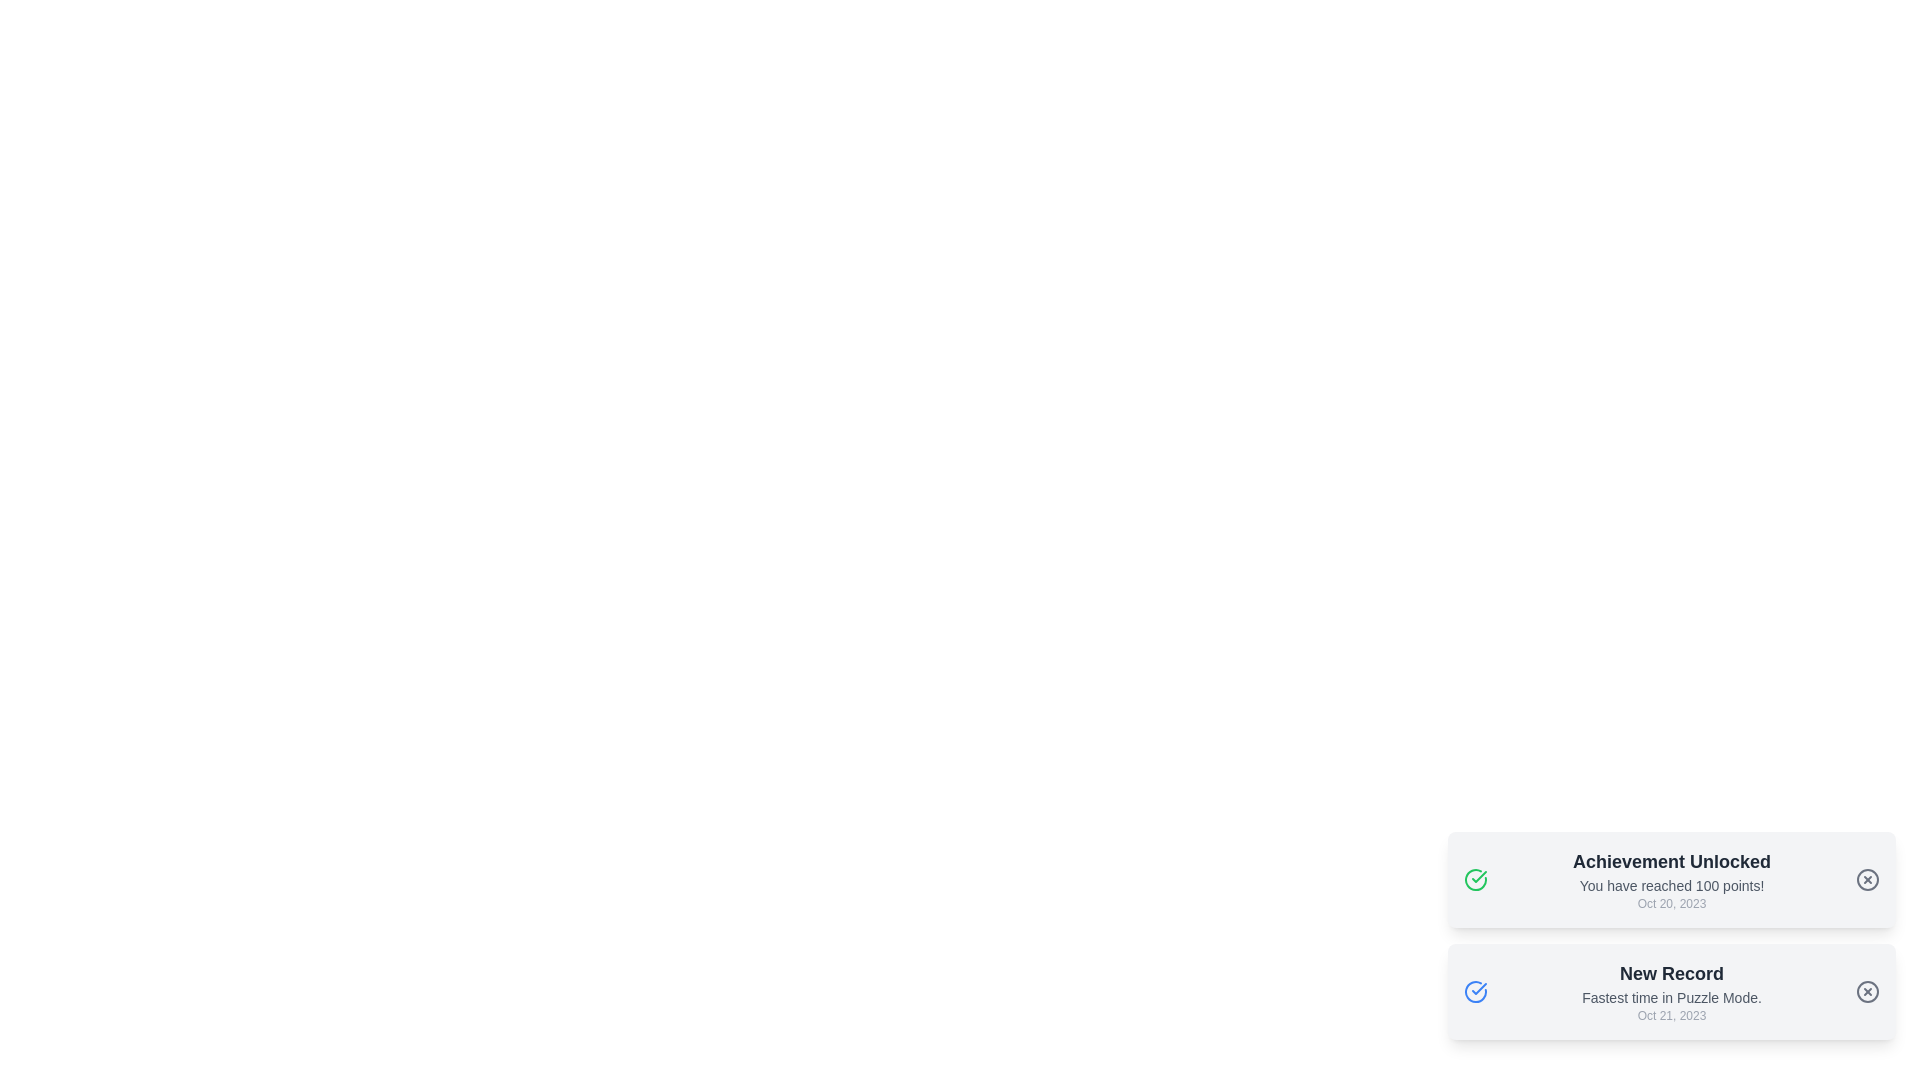 The image size is (1920, 1080). I want to click on the circular icon with a green outline and a check mark at its center, located in the 'Achievement Unlocked' notification card, positioned to the left of the title text, so click(1476, 878).